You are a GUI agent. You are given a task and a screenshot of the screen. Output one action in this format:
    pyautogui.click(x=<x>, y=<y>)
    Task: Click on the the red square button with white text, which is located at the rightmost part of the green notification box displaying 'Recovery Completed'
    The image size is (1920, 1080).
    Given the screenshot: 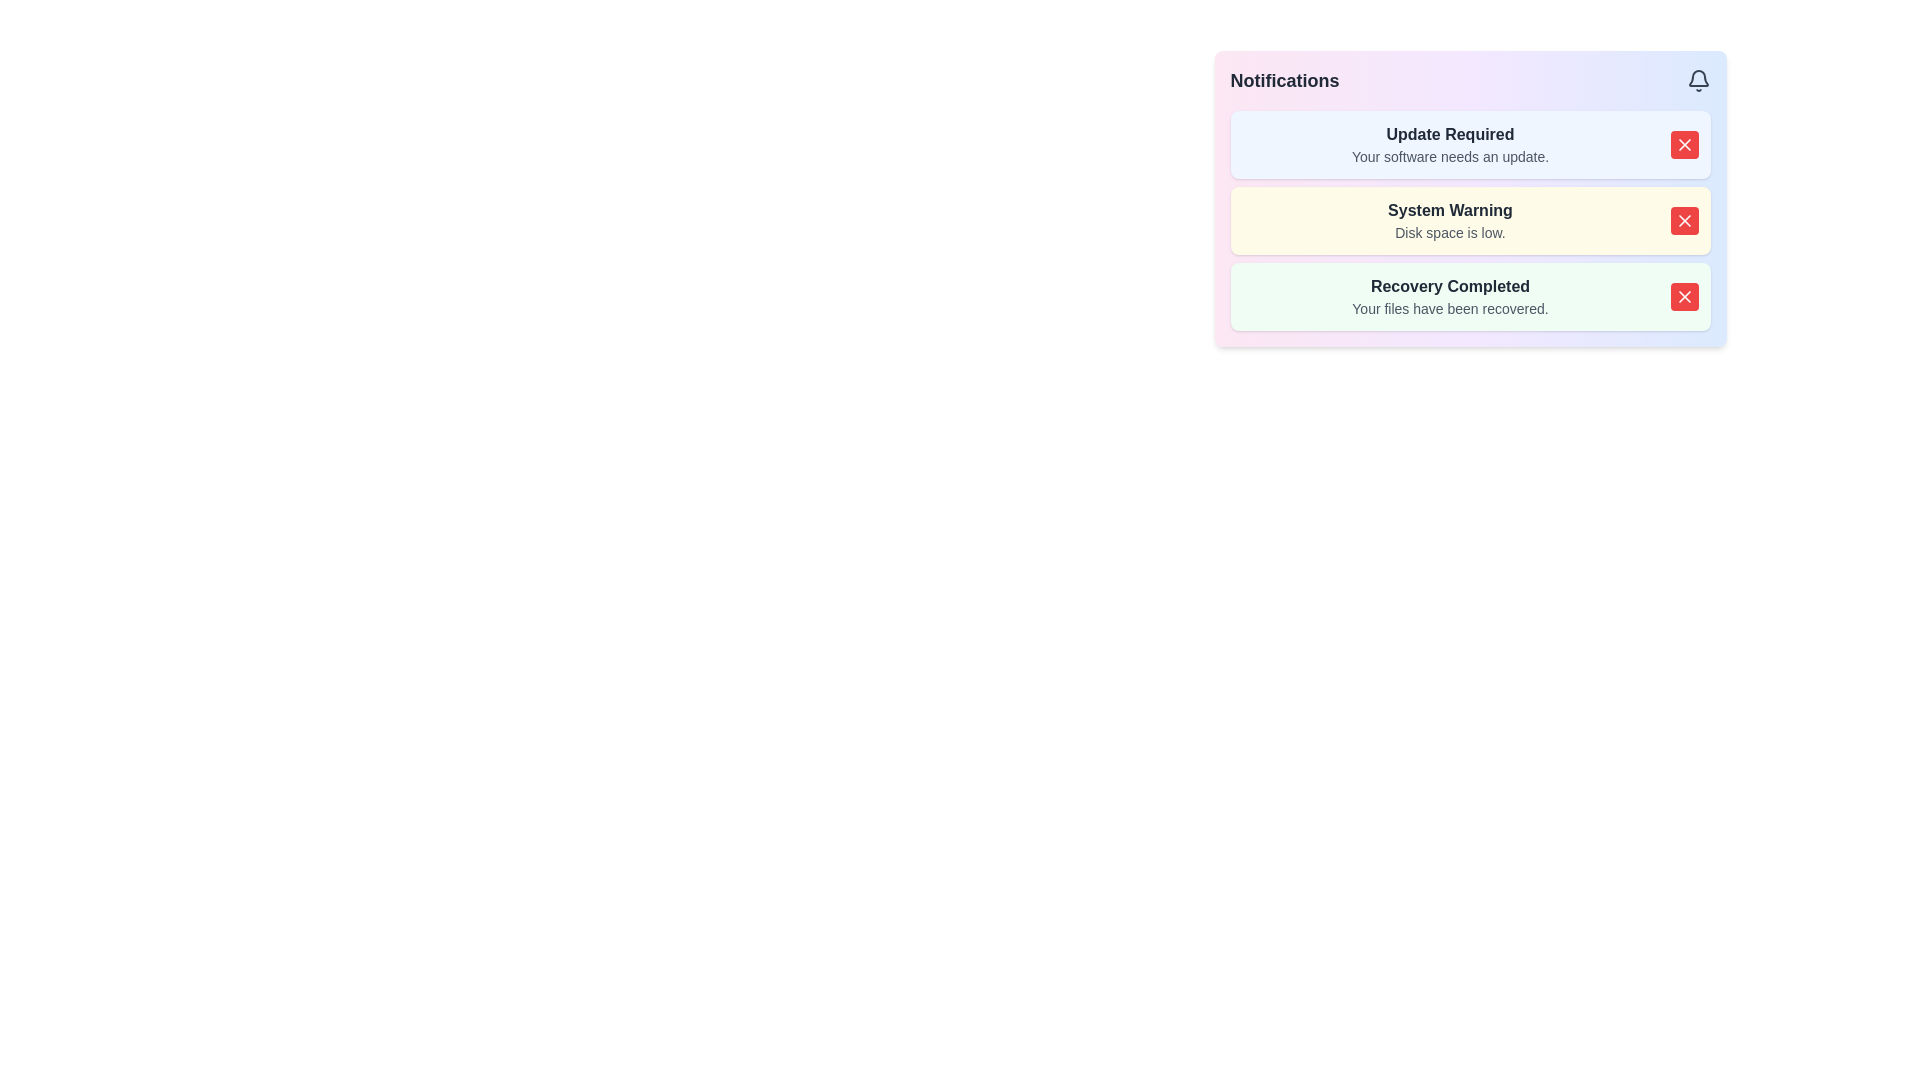 What is the action you would take?
    pyautogui.click(x=1683, y=297)
    